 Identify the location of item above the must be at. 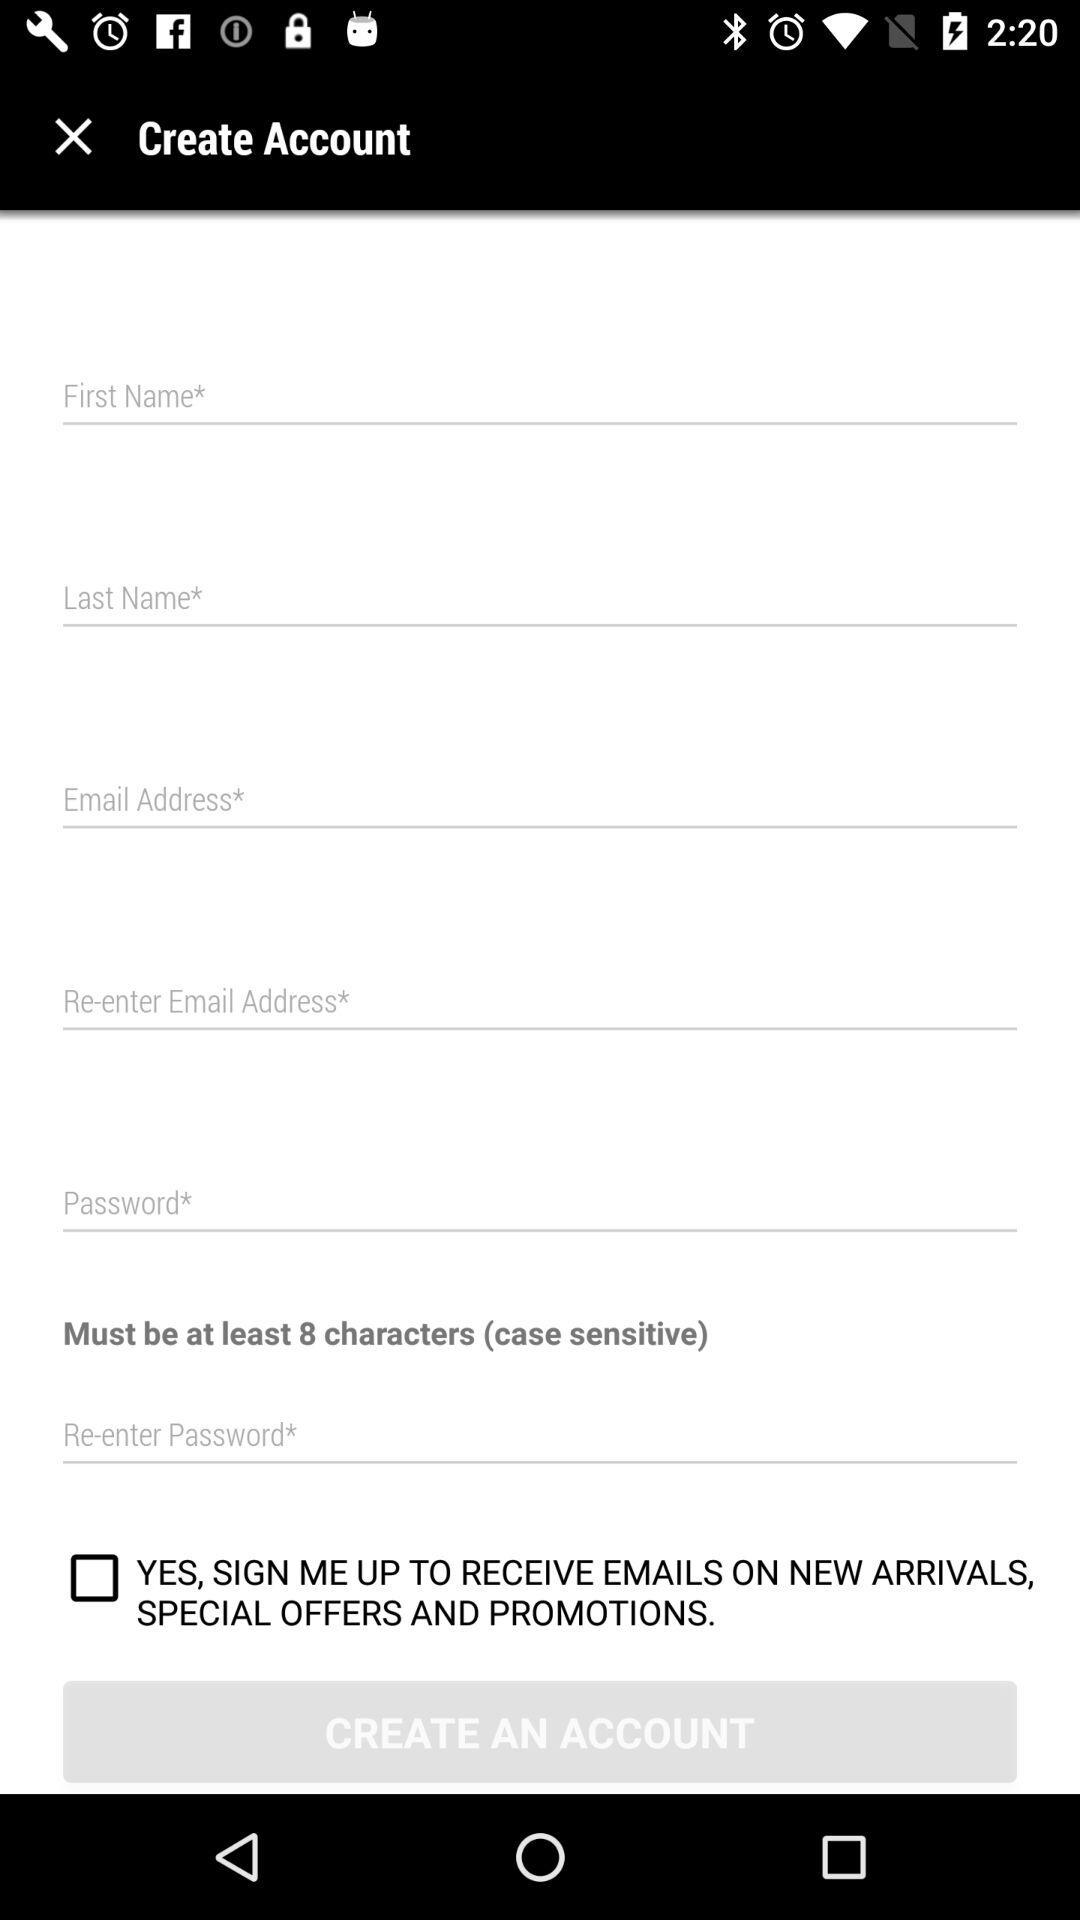
(540, 1202).